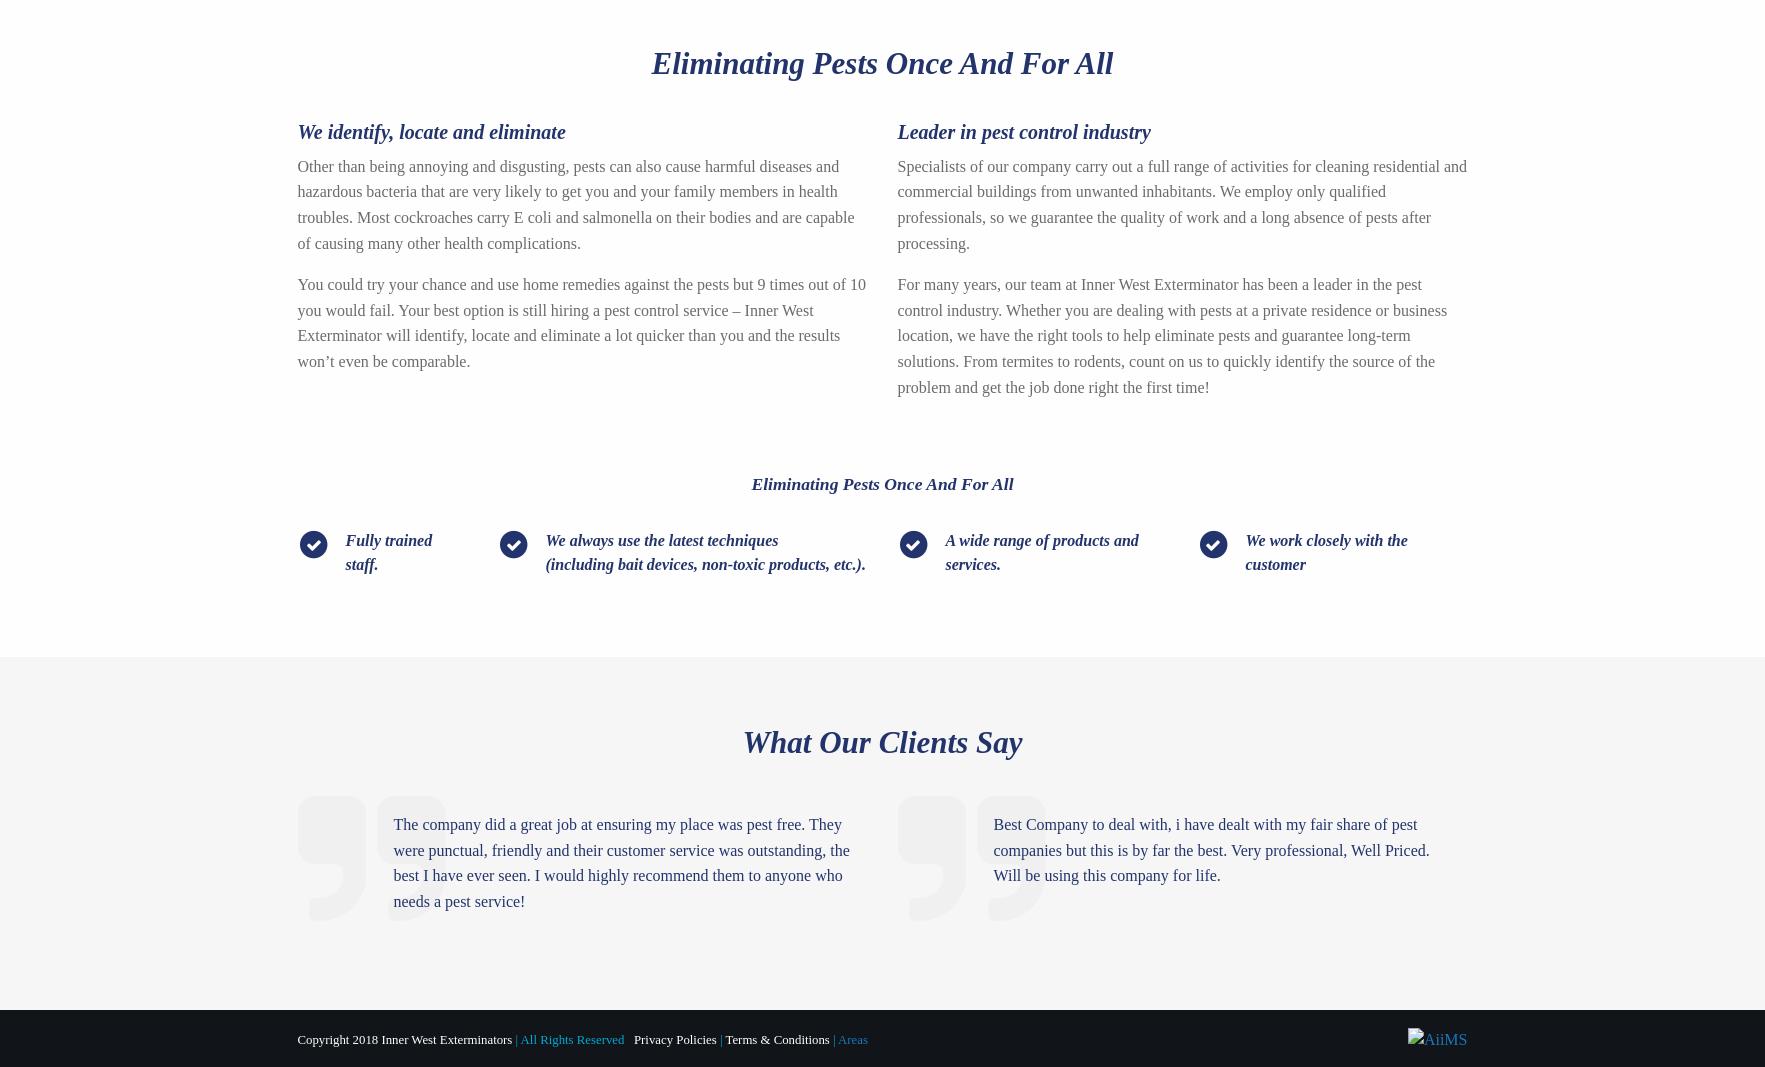 The height and width of the screenshot is (1067, 1765). I want to click on 'You could try your chance and use home remedies against the pests but 9 times out of 10 you would fail. Your best option is still hiring a pest control service – Inner West Exterminator will identify, locate and eliminate a lot quicker than you and the results won’t even be comparable.', so click(580, 322).